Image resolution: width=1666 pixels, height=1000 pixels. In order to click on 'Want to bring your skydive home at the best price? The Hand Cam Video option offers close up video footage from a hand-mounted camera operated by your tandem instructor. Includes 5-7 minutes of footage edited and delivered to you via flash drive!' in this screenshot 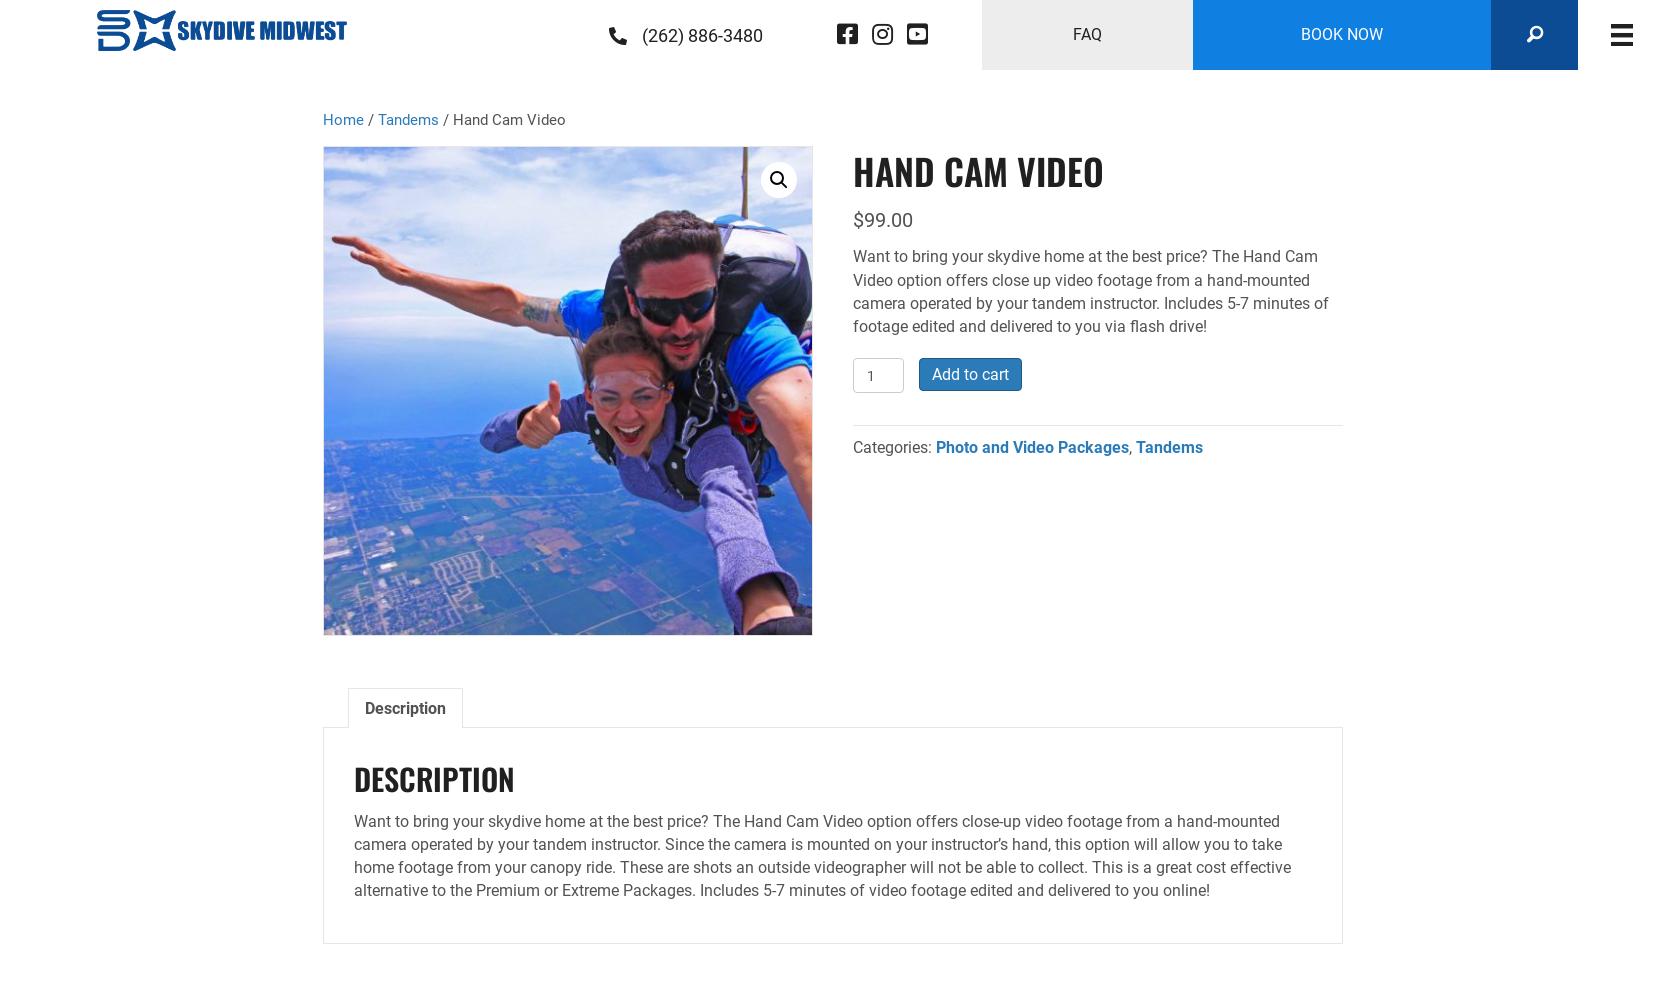, I will do `click(1091, 291)`.